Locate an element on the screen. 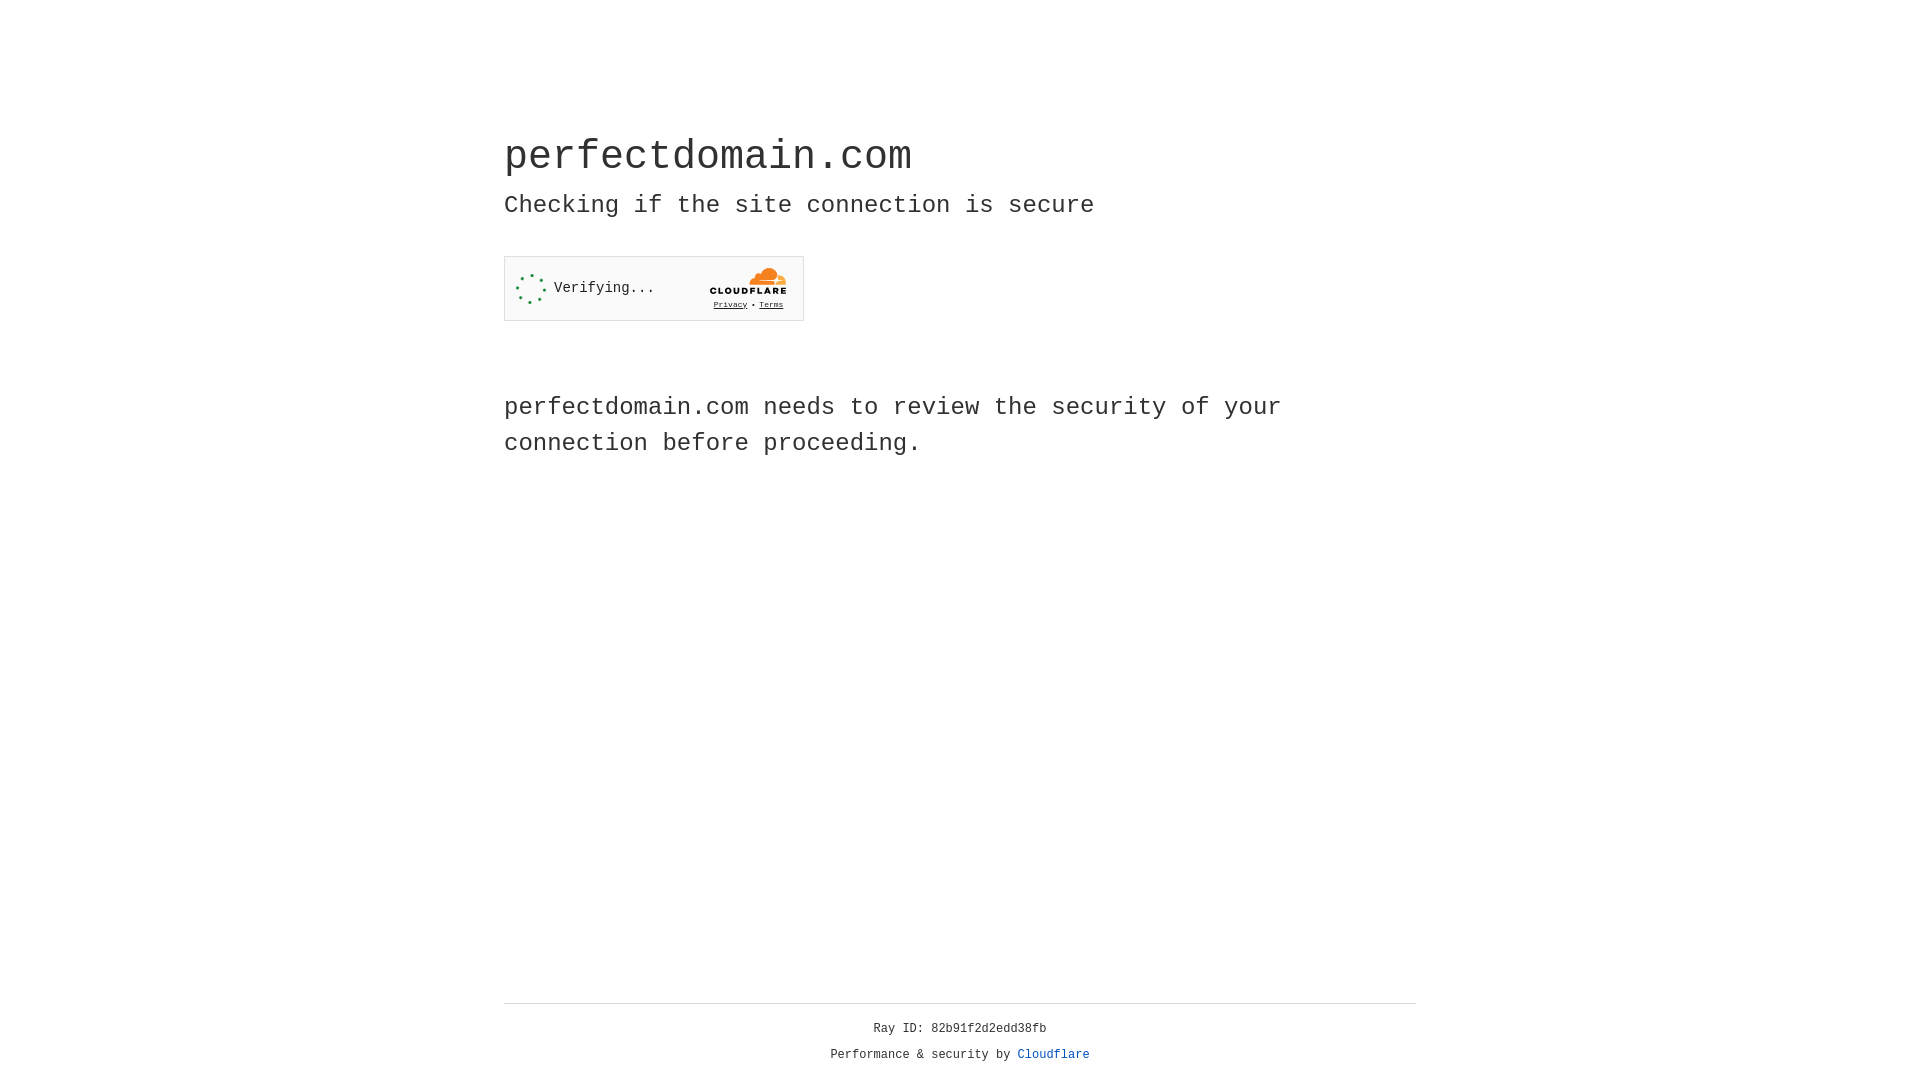 The image size is (1920, 1080). 'Cloudflare' is located at coordinates (1053, 1054).